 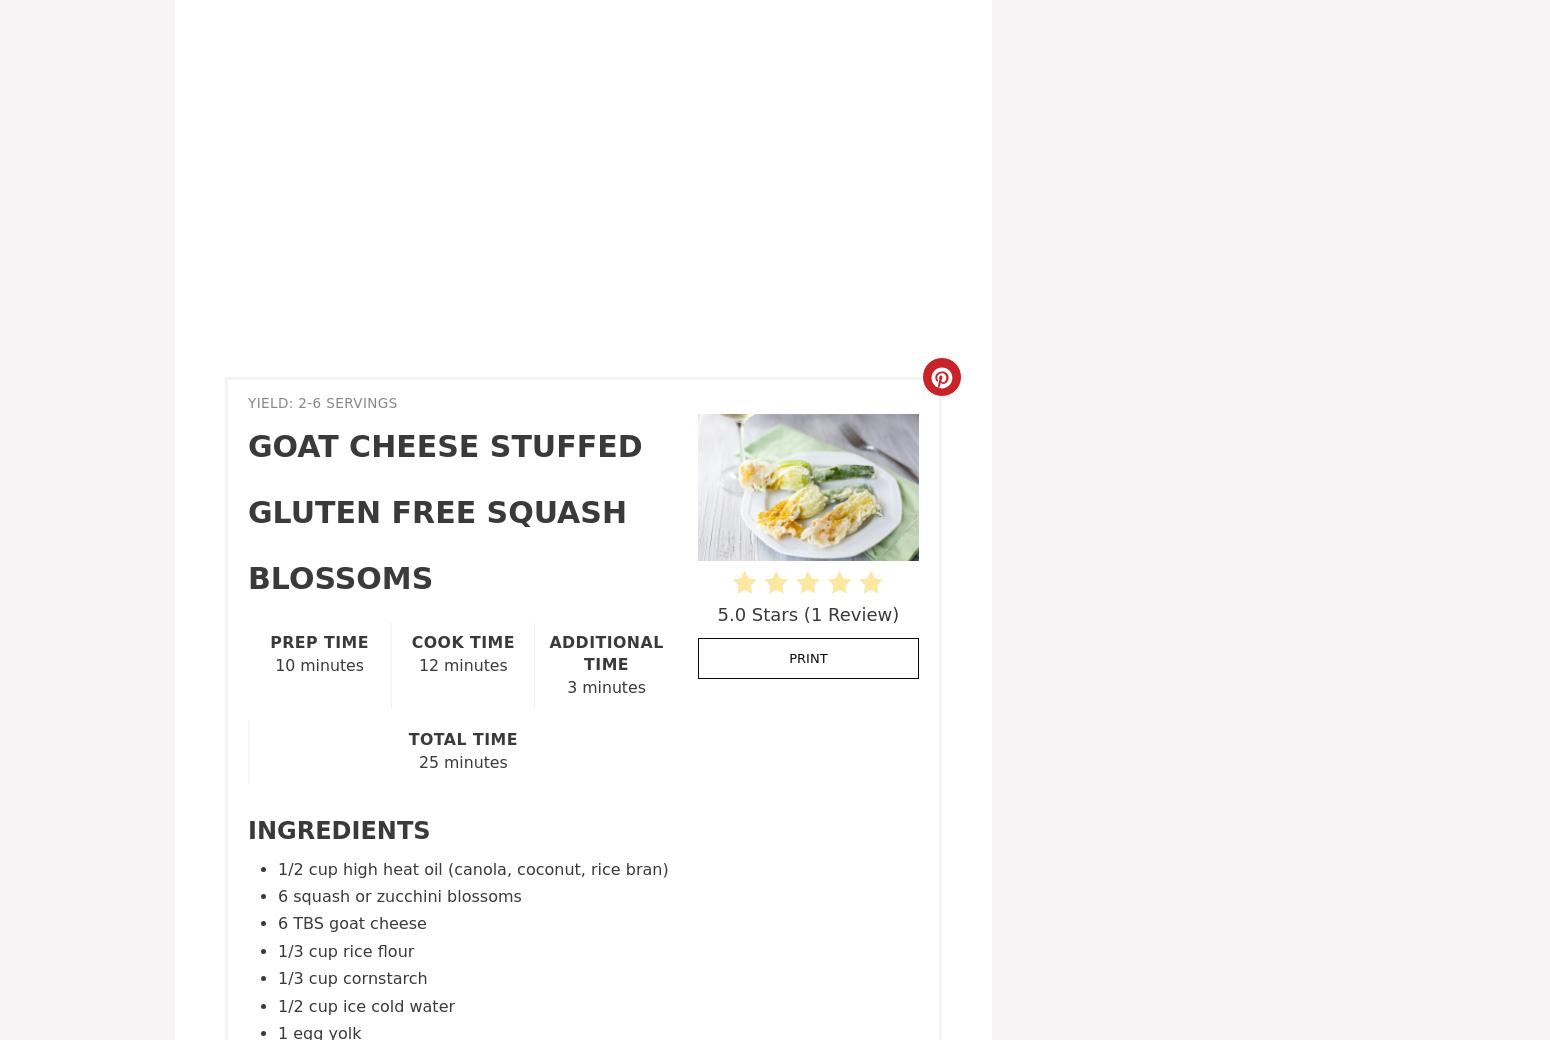 I want to click on '10 minutes', so click(x=318, y=664).